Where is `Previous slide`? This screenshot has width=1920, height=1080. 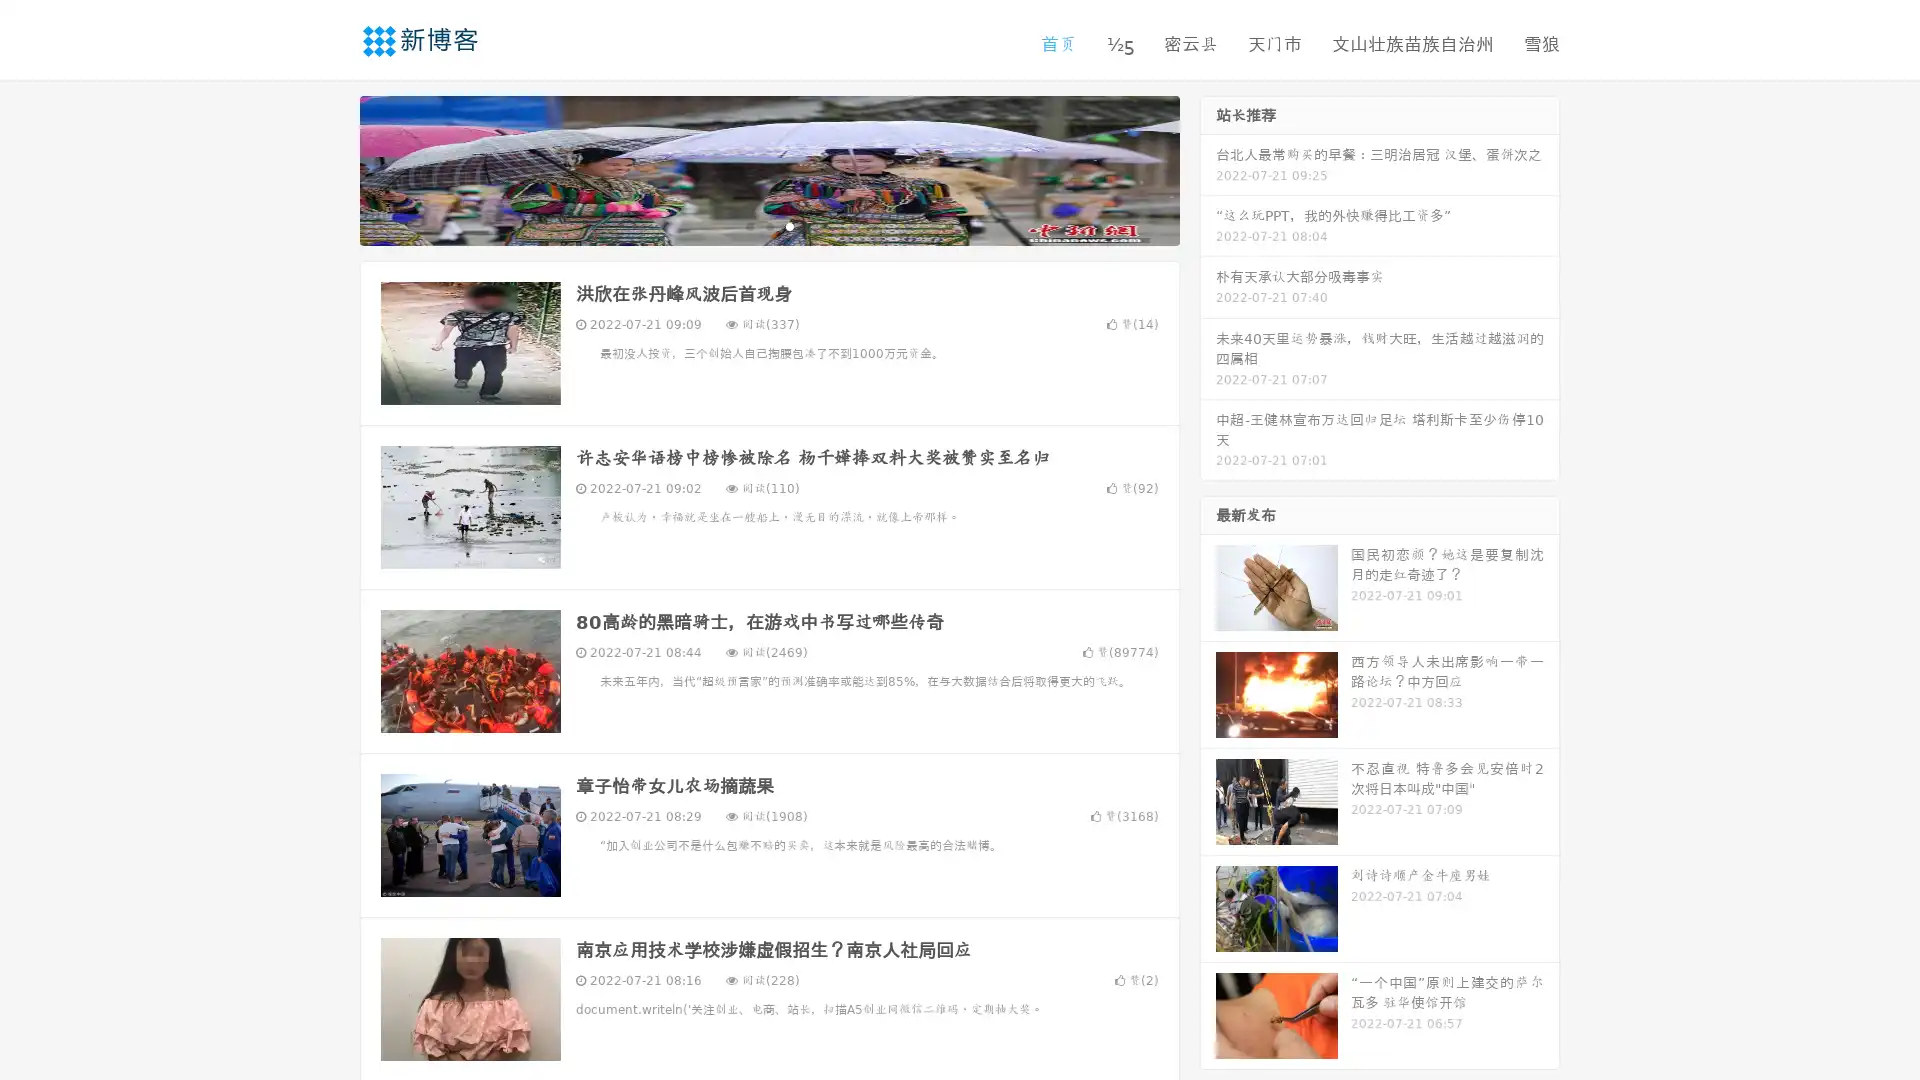 Previous slide is located at coordinates (330, 168).